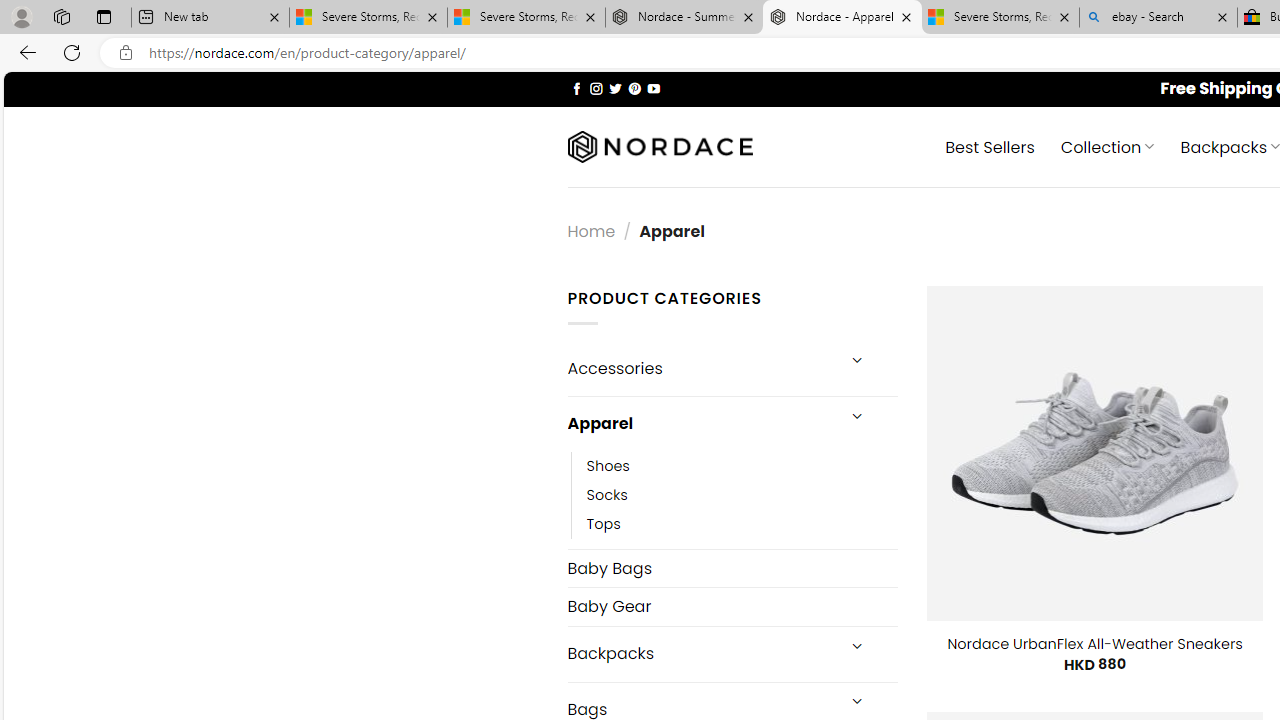 This screenshot has width=1280, height=720. What do you see at coordinates (607, 465) in the screenshot?
I see `'Shoes'` at bounding box center [607, 465].